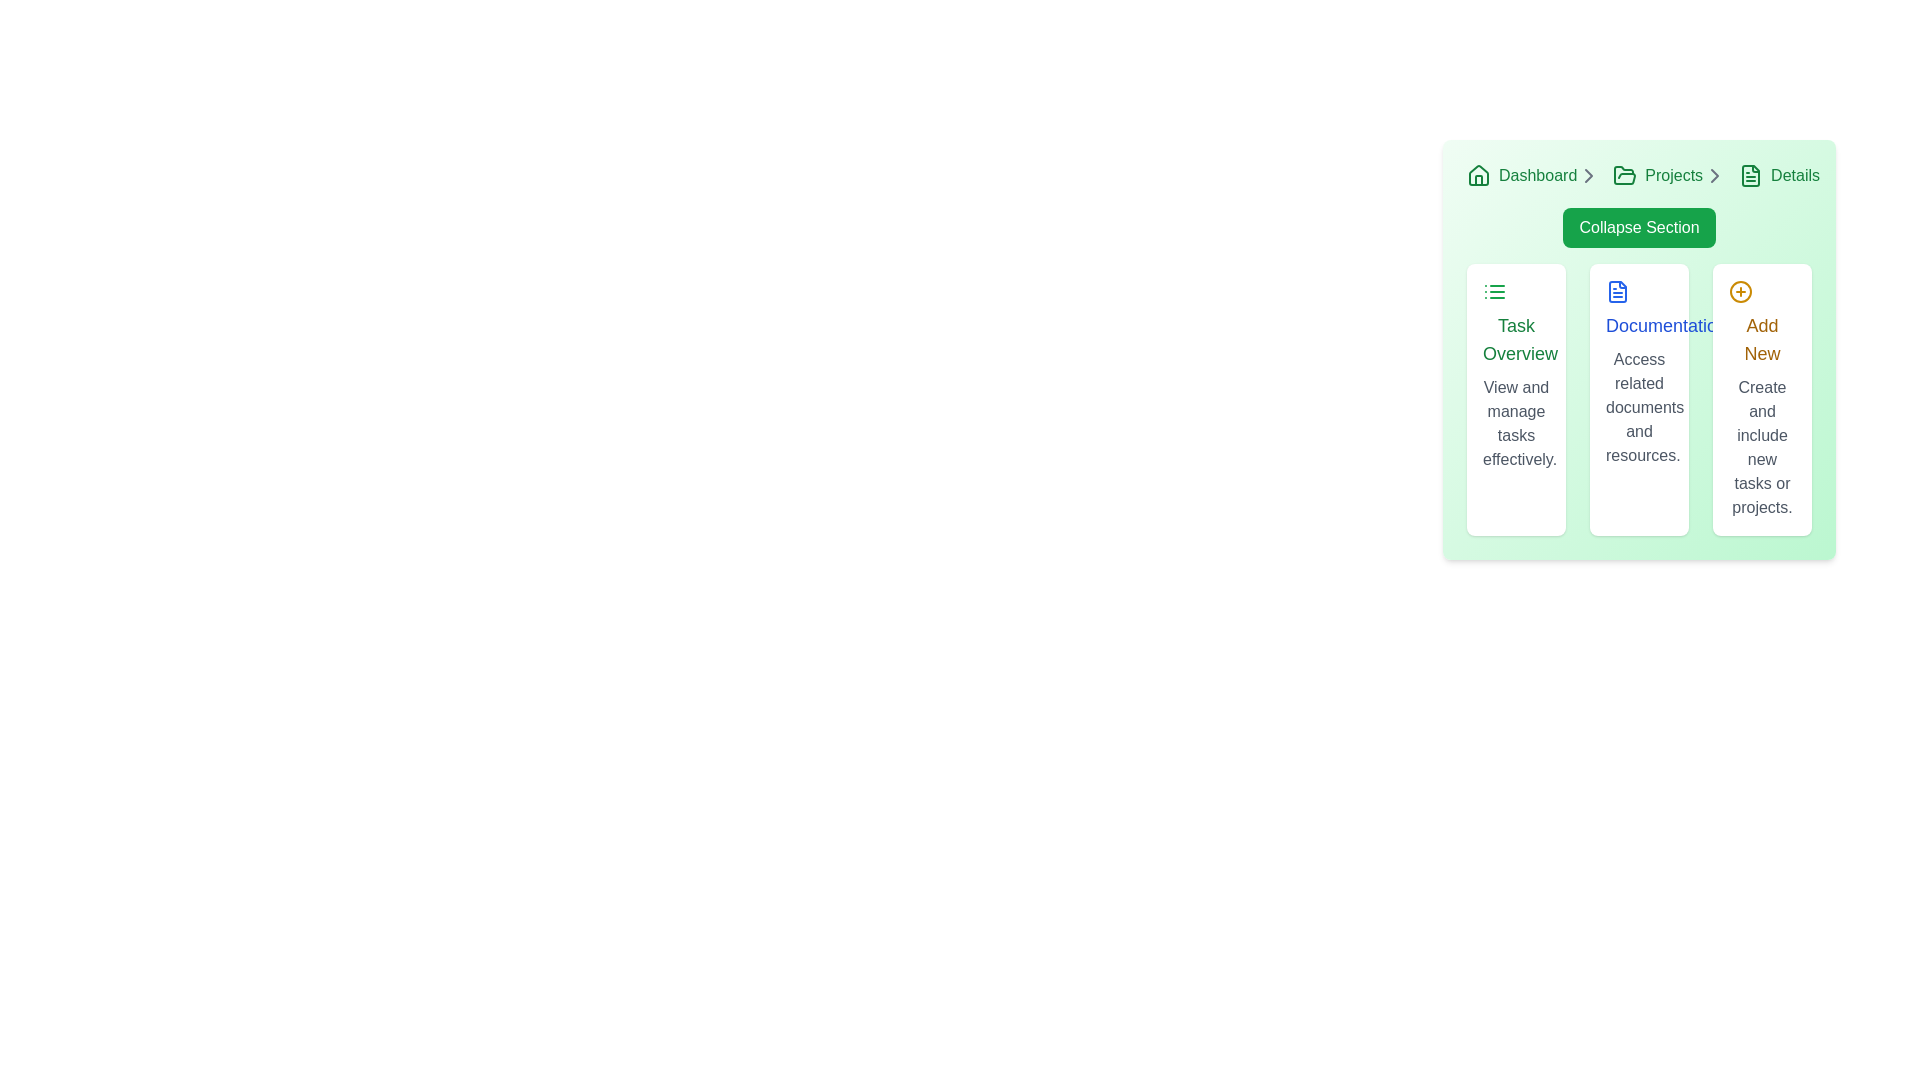  Describe the element at coordinates (1516, 423) in the screenshot. I see `the static text element located in the first column below the 'Task Overview' heading, which provides additional descriptive information about the section` at that location.